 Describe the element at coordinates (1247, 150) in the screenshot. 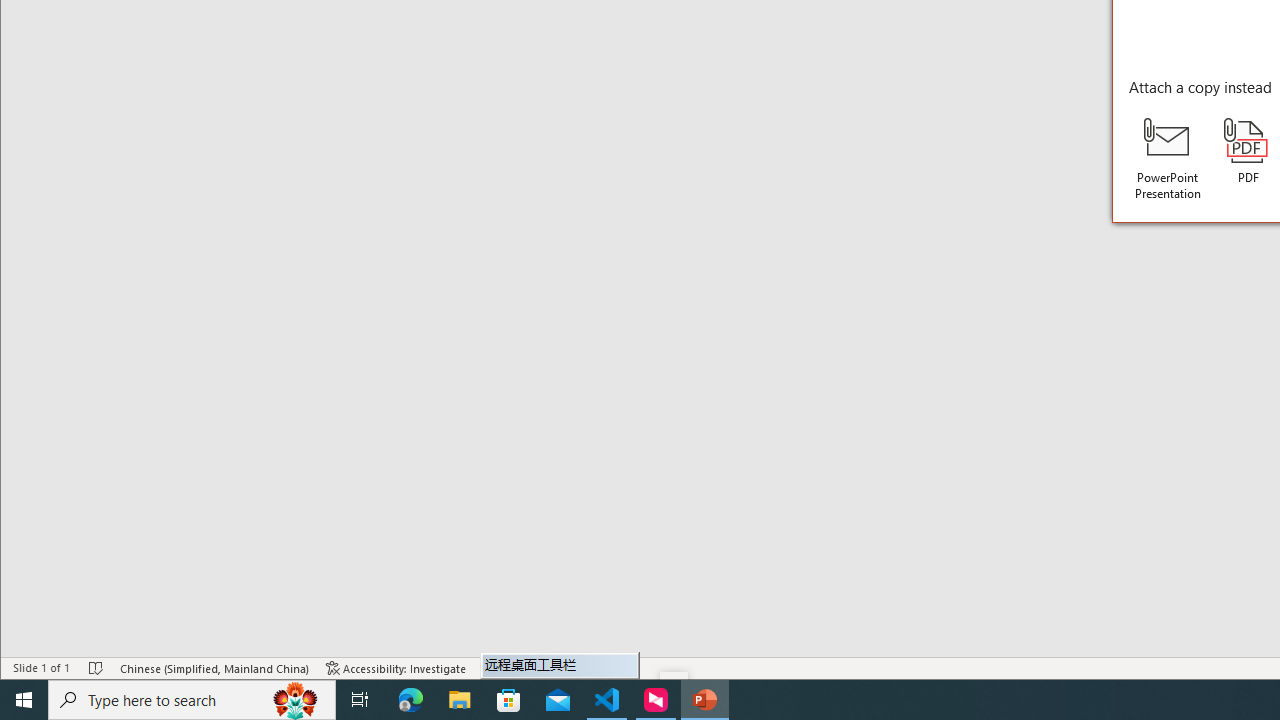

I see `'PDF'` at that location.